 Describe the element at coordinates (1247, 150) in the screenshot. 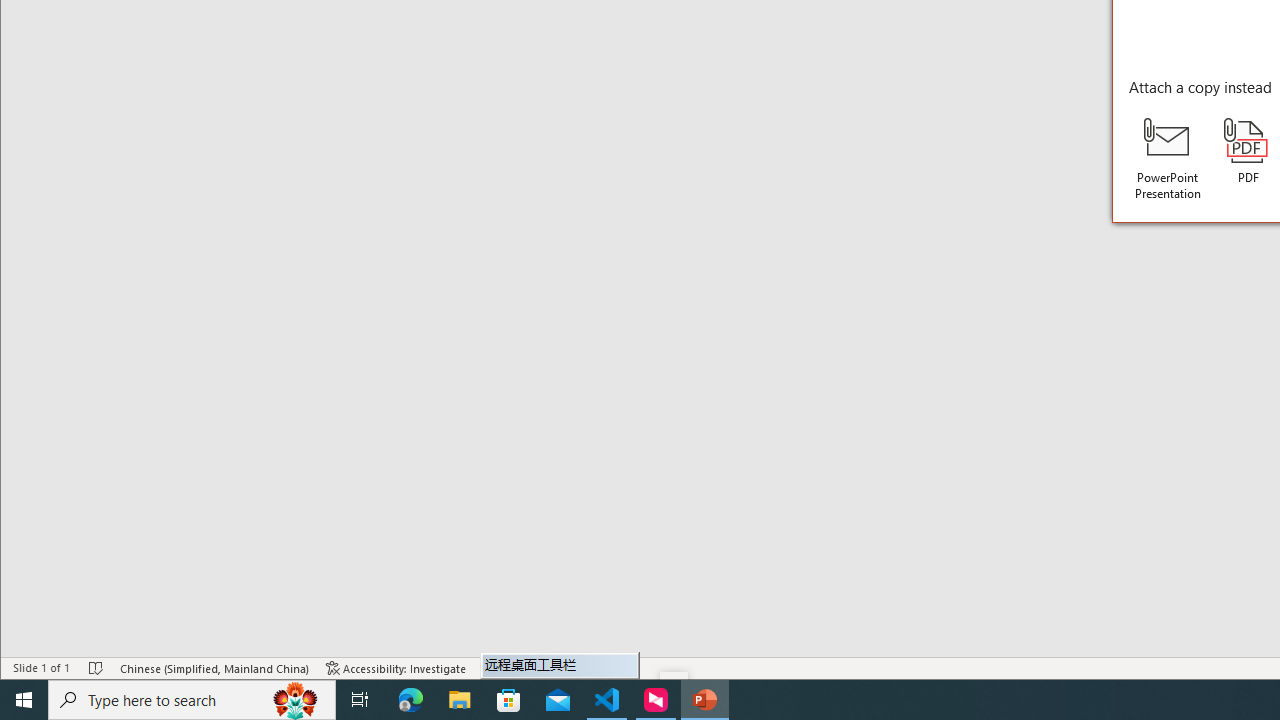

I see `'PDF'` at that location.